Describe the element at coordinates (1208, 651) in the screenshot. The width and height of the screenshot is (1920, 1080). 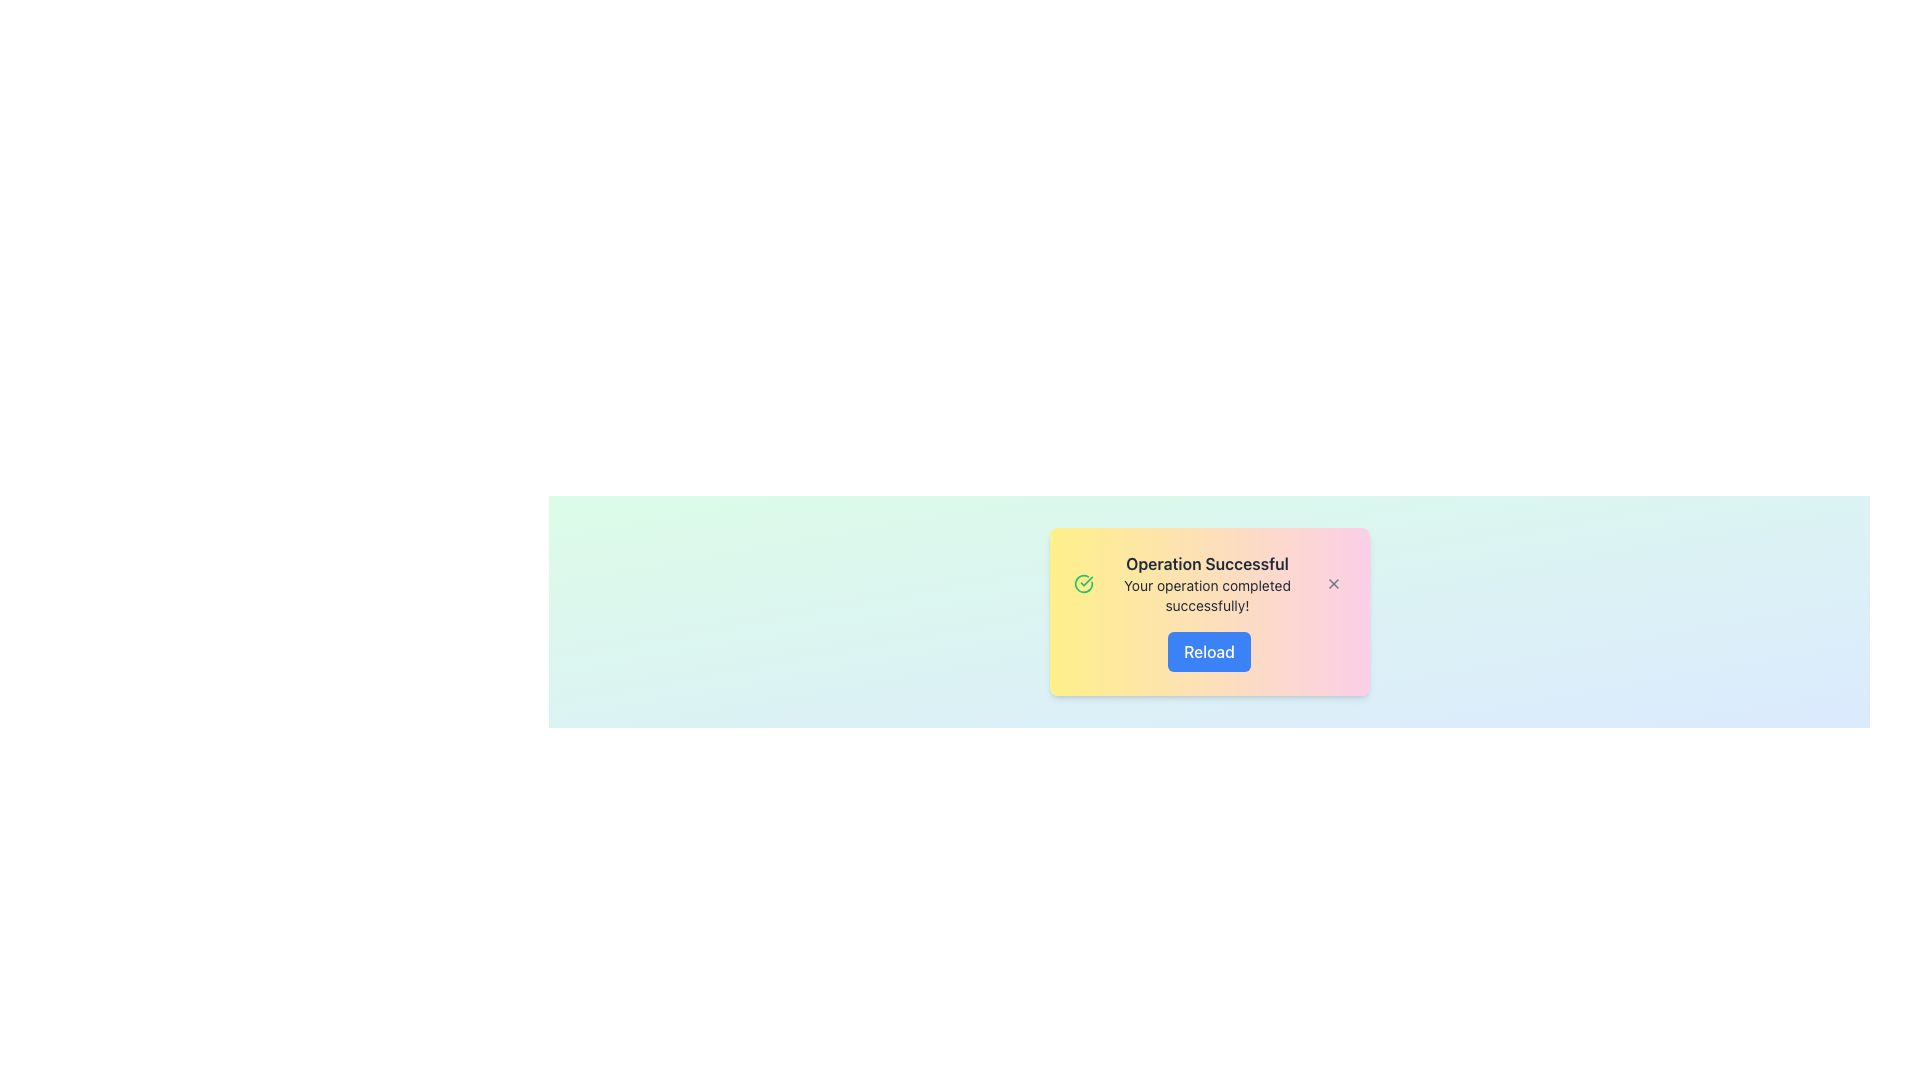
I see `the blue 'Reload' button with white text, which is located in the lower half of a colorful notification card with a yellow-pink gradient background` at that location.